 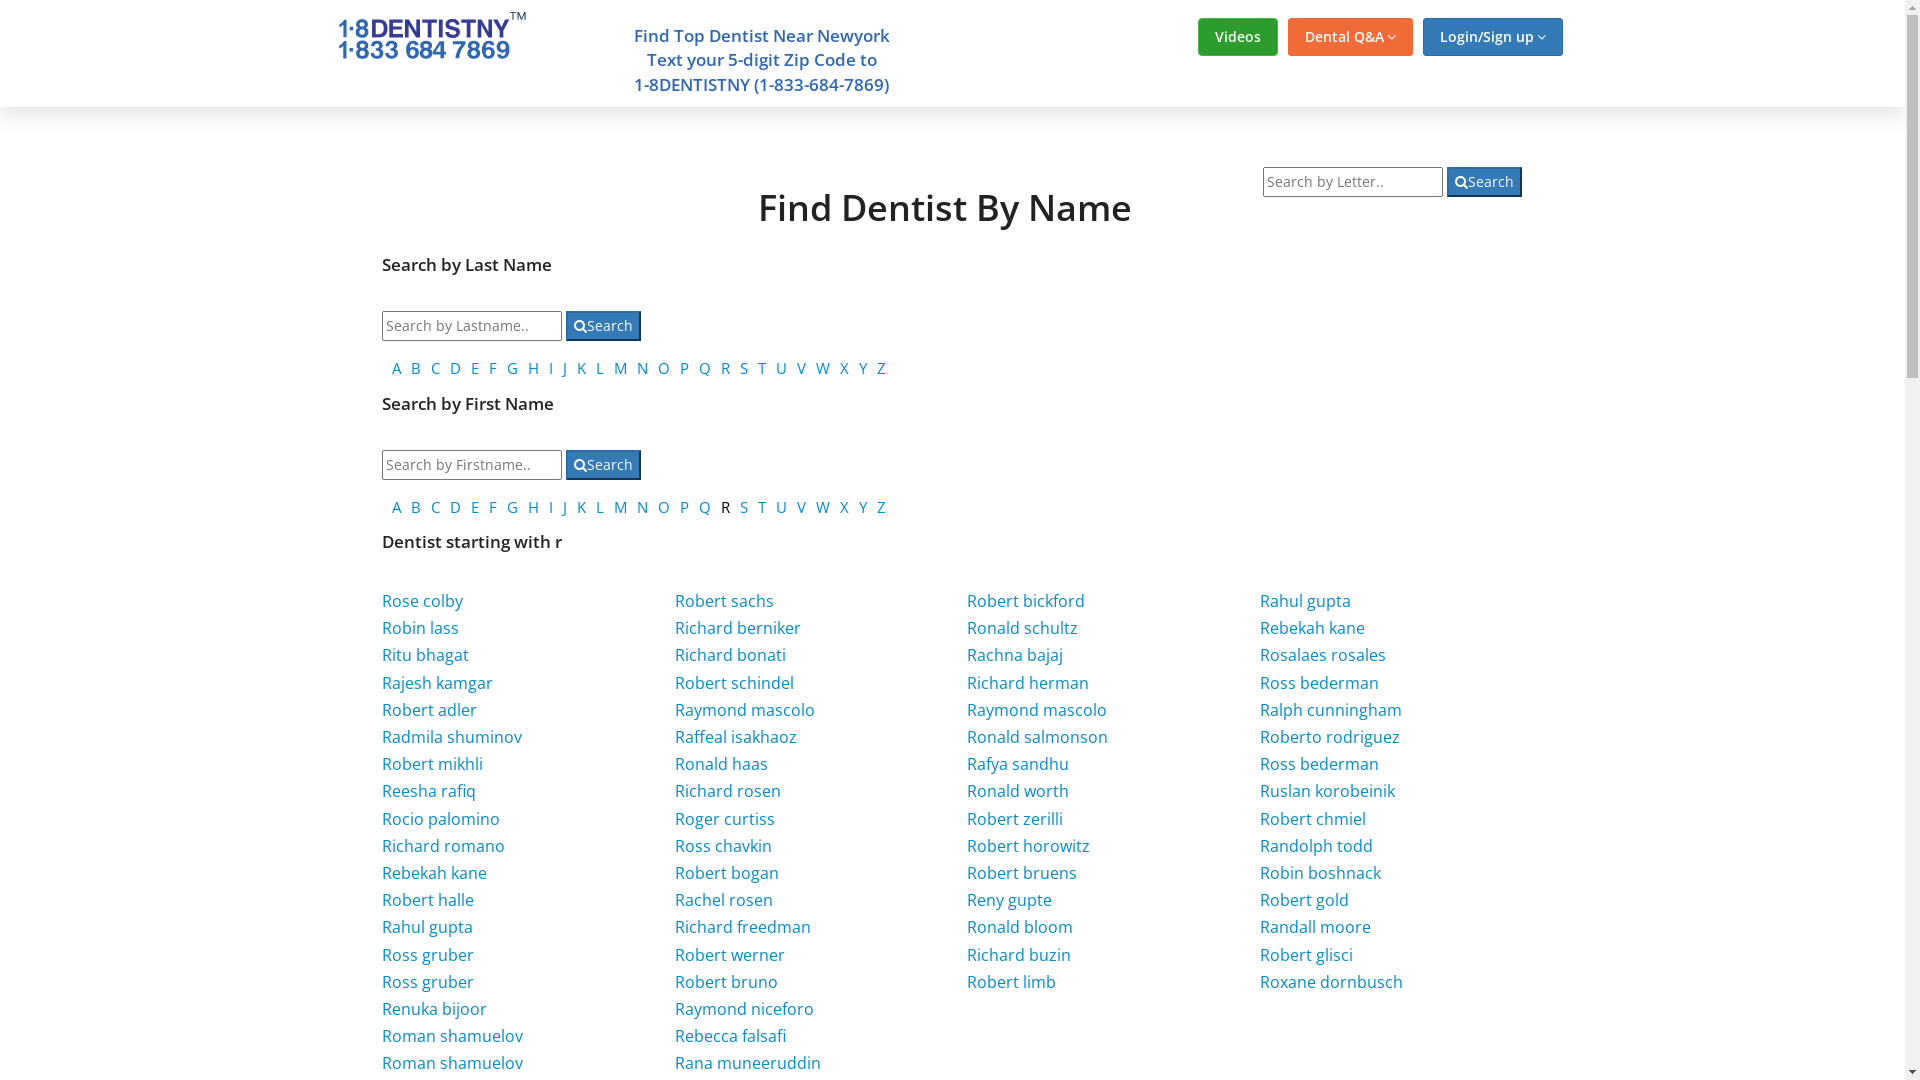 What do you see at coordinates (1319, 763) in the screenshot?
I see `'Ross bederman'` at bounding box center [1319, 763].